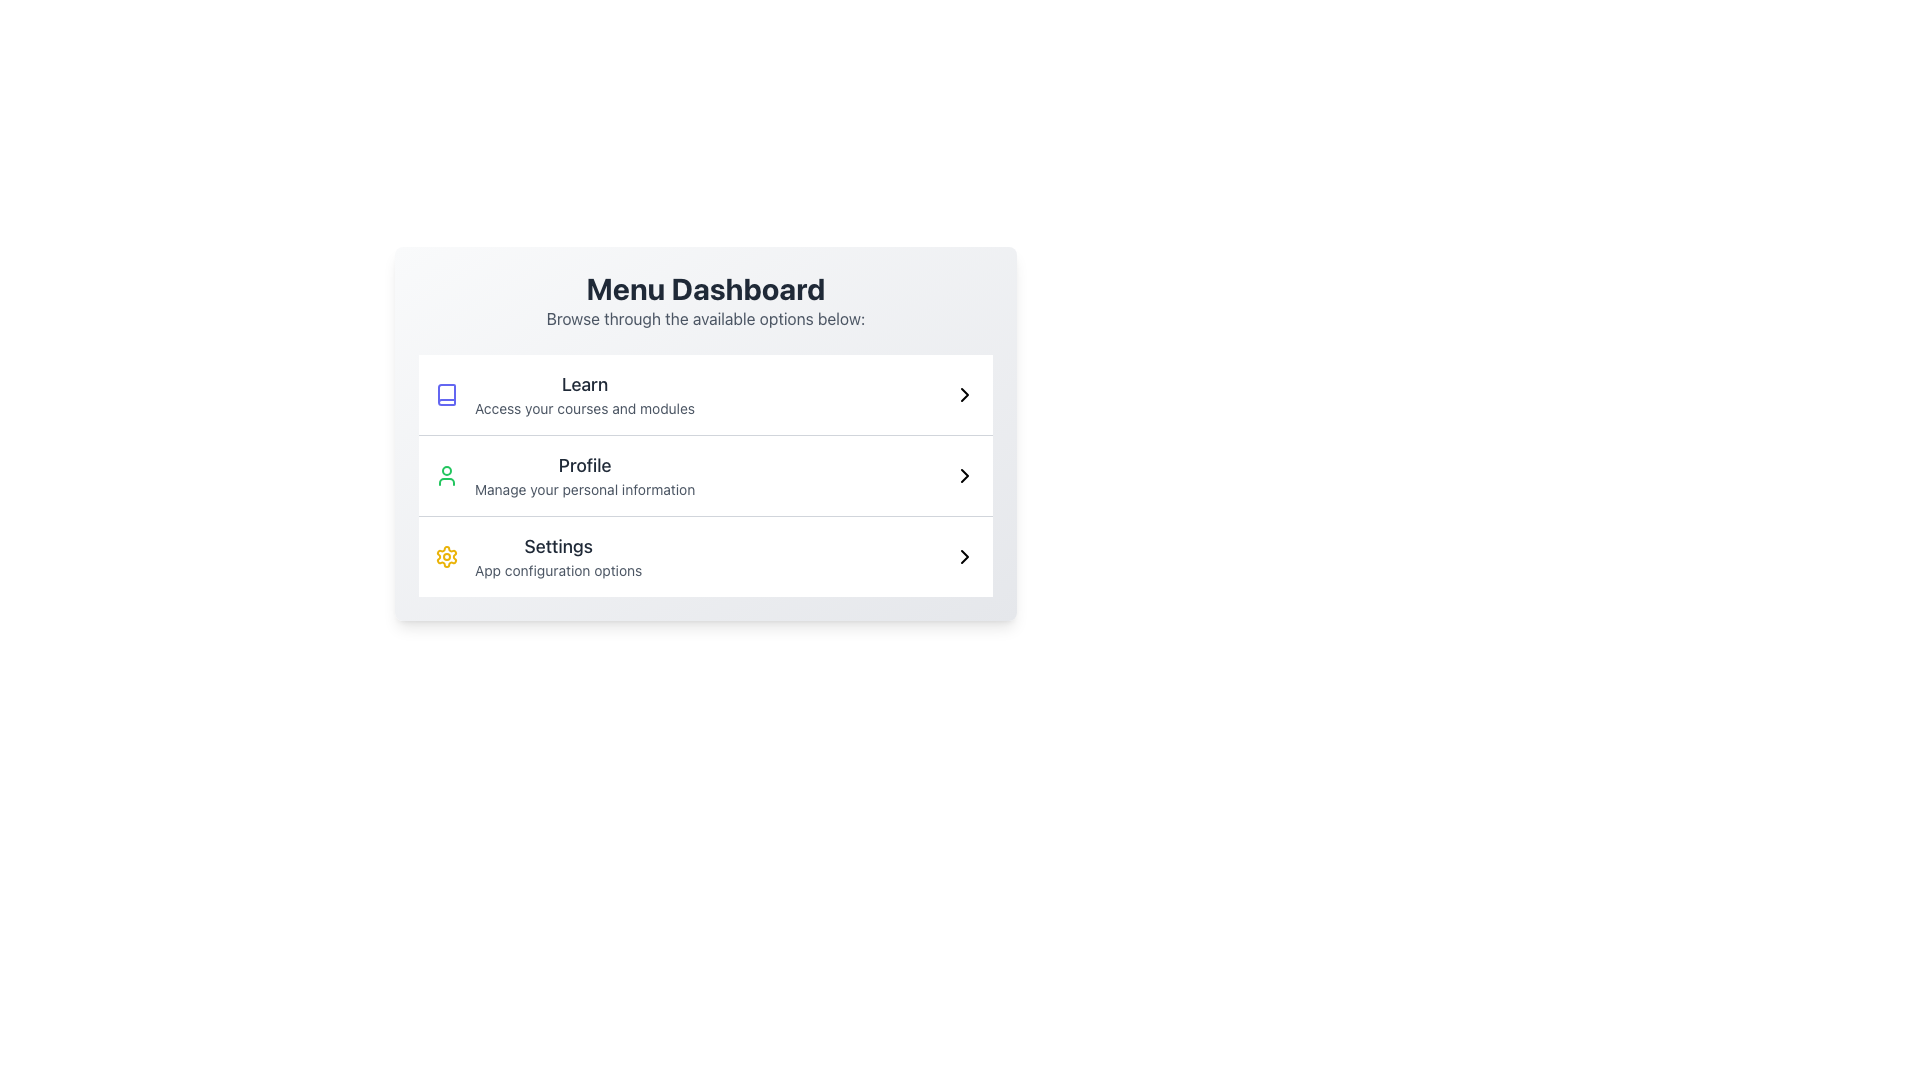  What do you see at coordinates (558, 547) in the screenshot?
I see `text label 'Settings' located in the bottom section of the vertical menu layout, which is styled with a medium black font and aligned to the left` at bounding box center [558, 547].